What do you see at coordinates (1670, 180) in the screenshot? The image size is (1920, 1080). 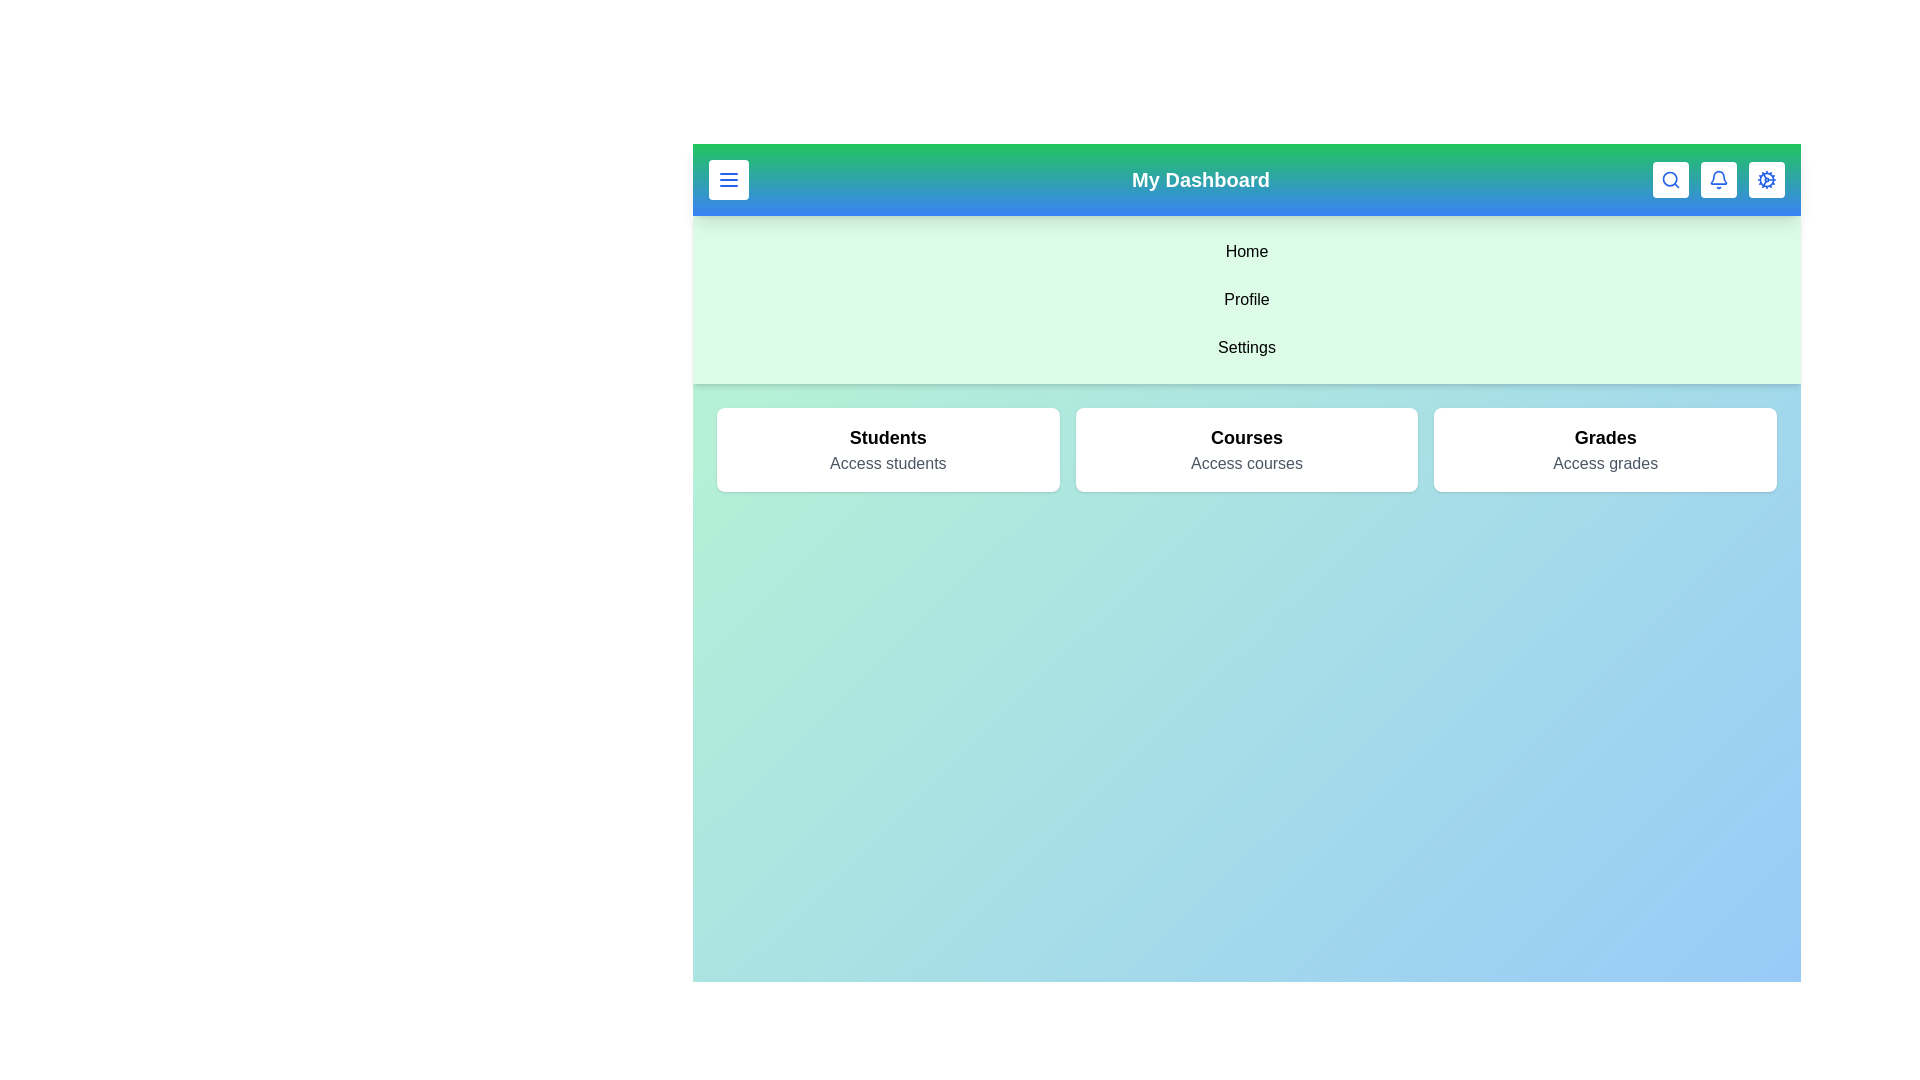 I see `the Search button in the navigation bar` at bounding box center [1670, 180].